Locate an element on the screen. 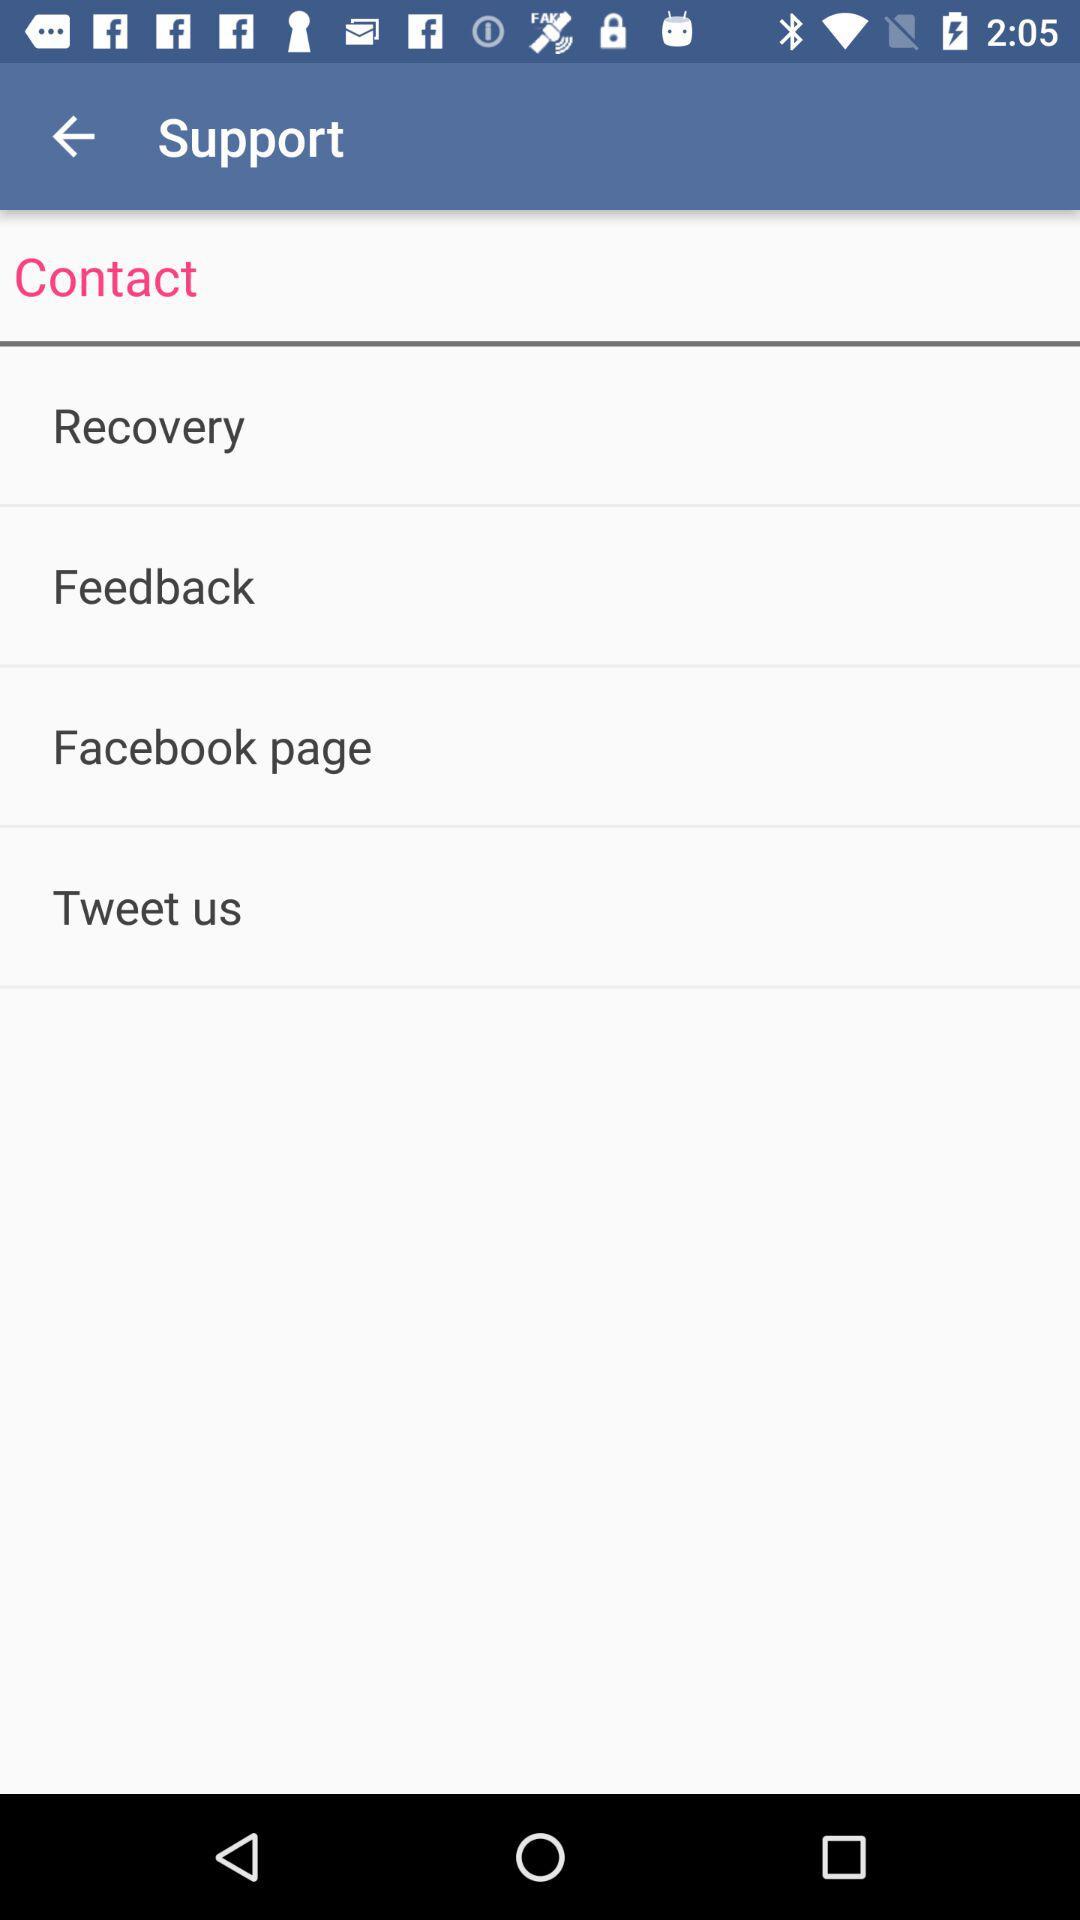  icon next to support app is located at coordinates (72, 135).